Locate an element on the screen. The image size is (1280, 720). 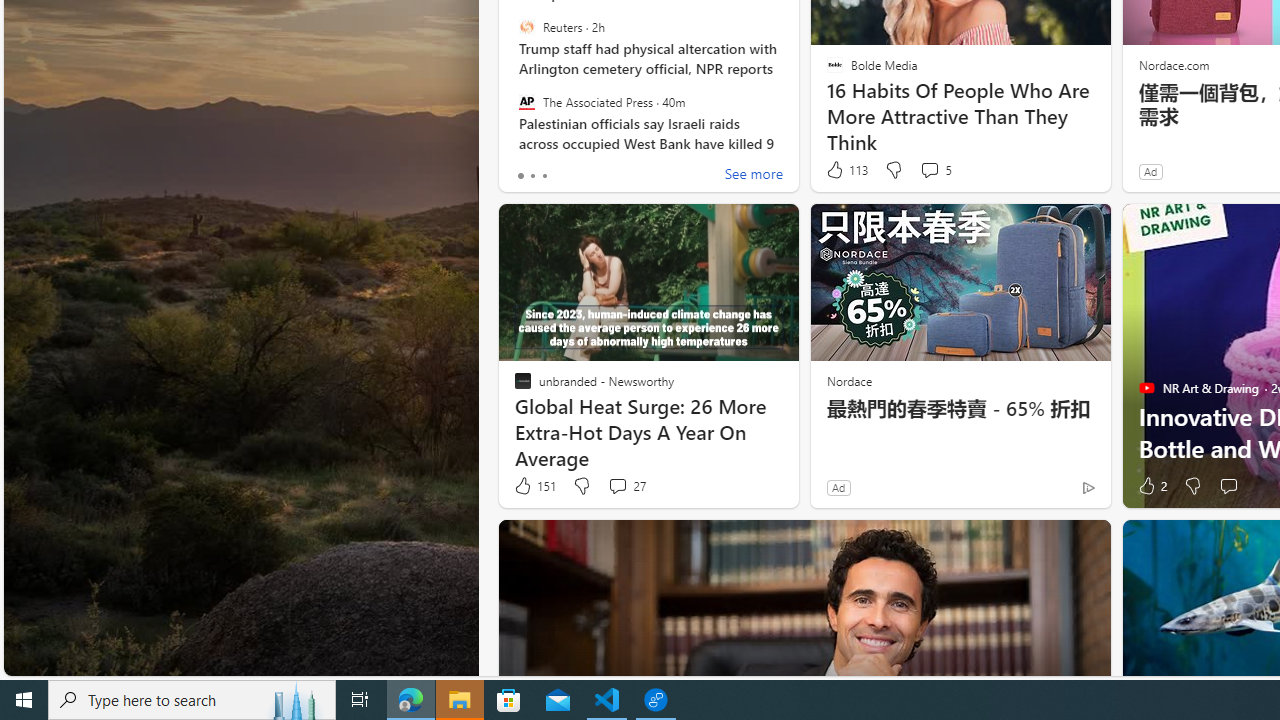
'Reuters' is located at coordinates (526, 27).